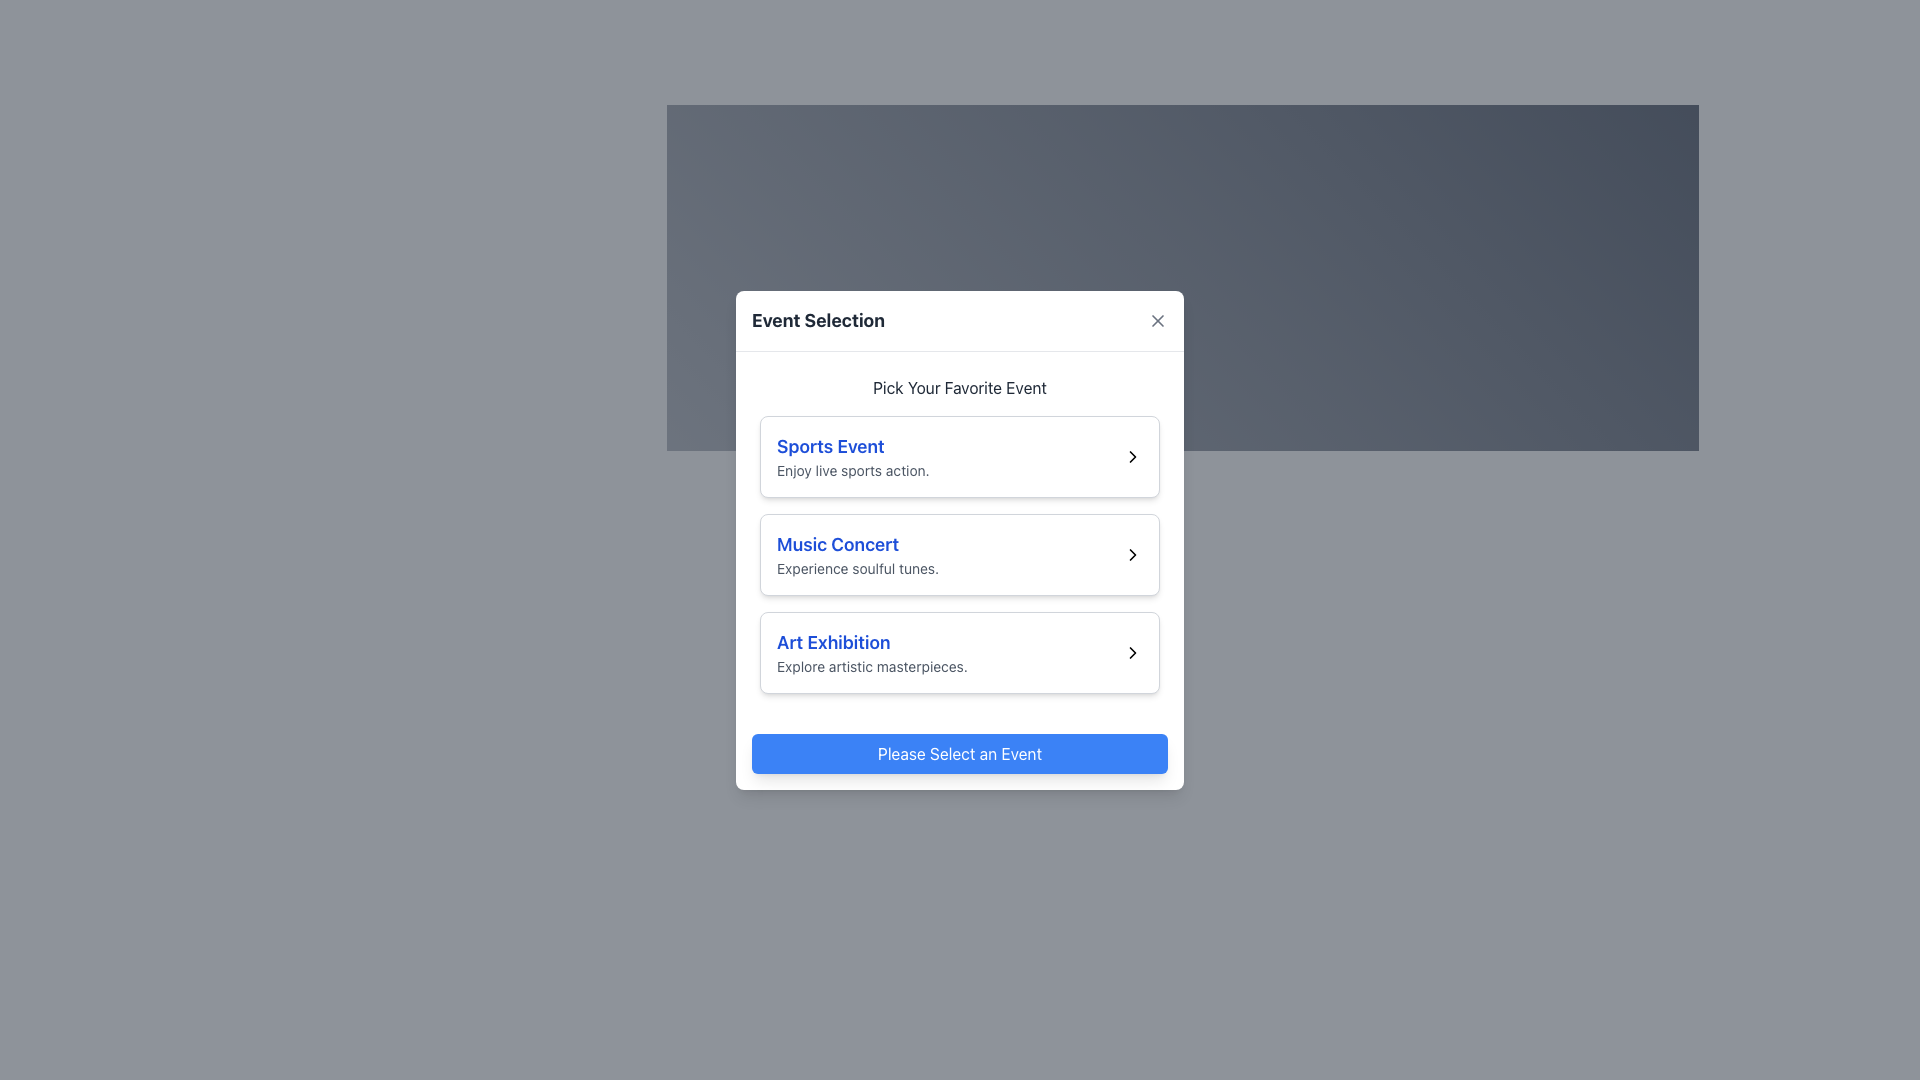 This screenshot has width=1920, height=1080. What do you see at coordinates (1132, 456) in the screenshot?
I see `the Chevron Icon that serves as an indicator for accessing details about 'Sports Event', which is positioned next to the 'Sports Event' text in the upper section of the interface` at bounding box center [1132, 456].